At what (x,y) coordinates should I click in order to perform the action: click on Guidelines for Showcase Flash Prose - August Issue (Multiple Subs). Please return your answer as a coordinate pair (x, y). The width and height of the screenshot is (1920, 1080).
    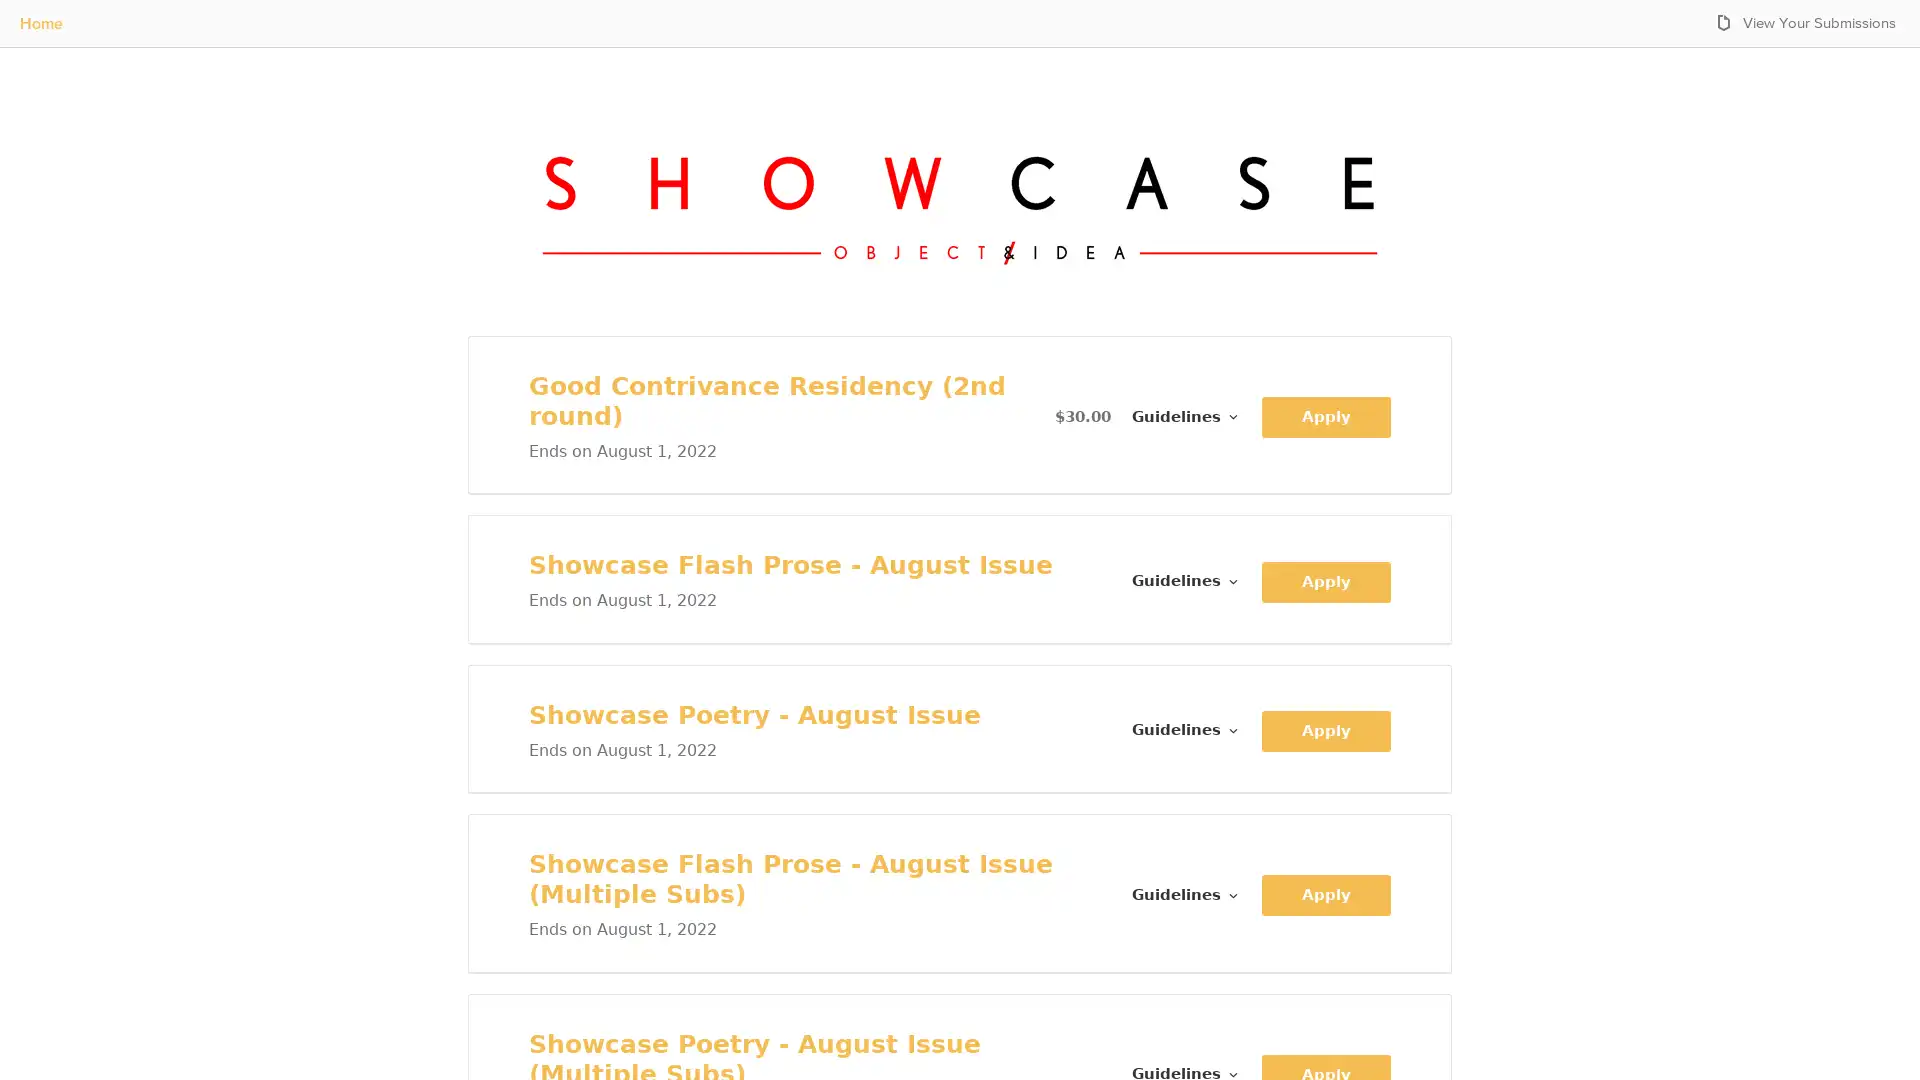
    Looking at the image, I should click on (1186, 893).